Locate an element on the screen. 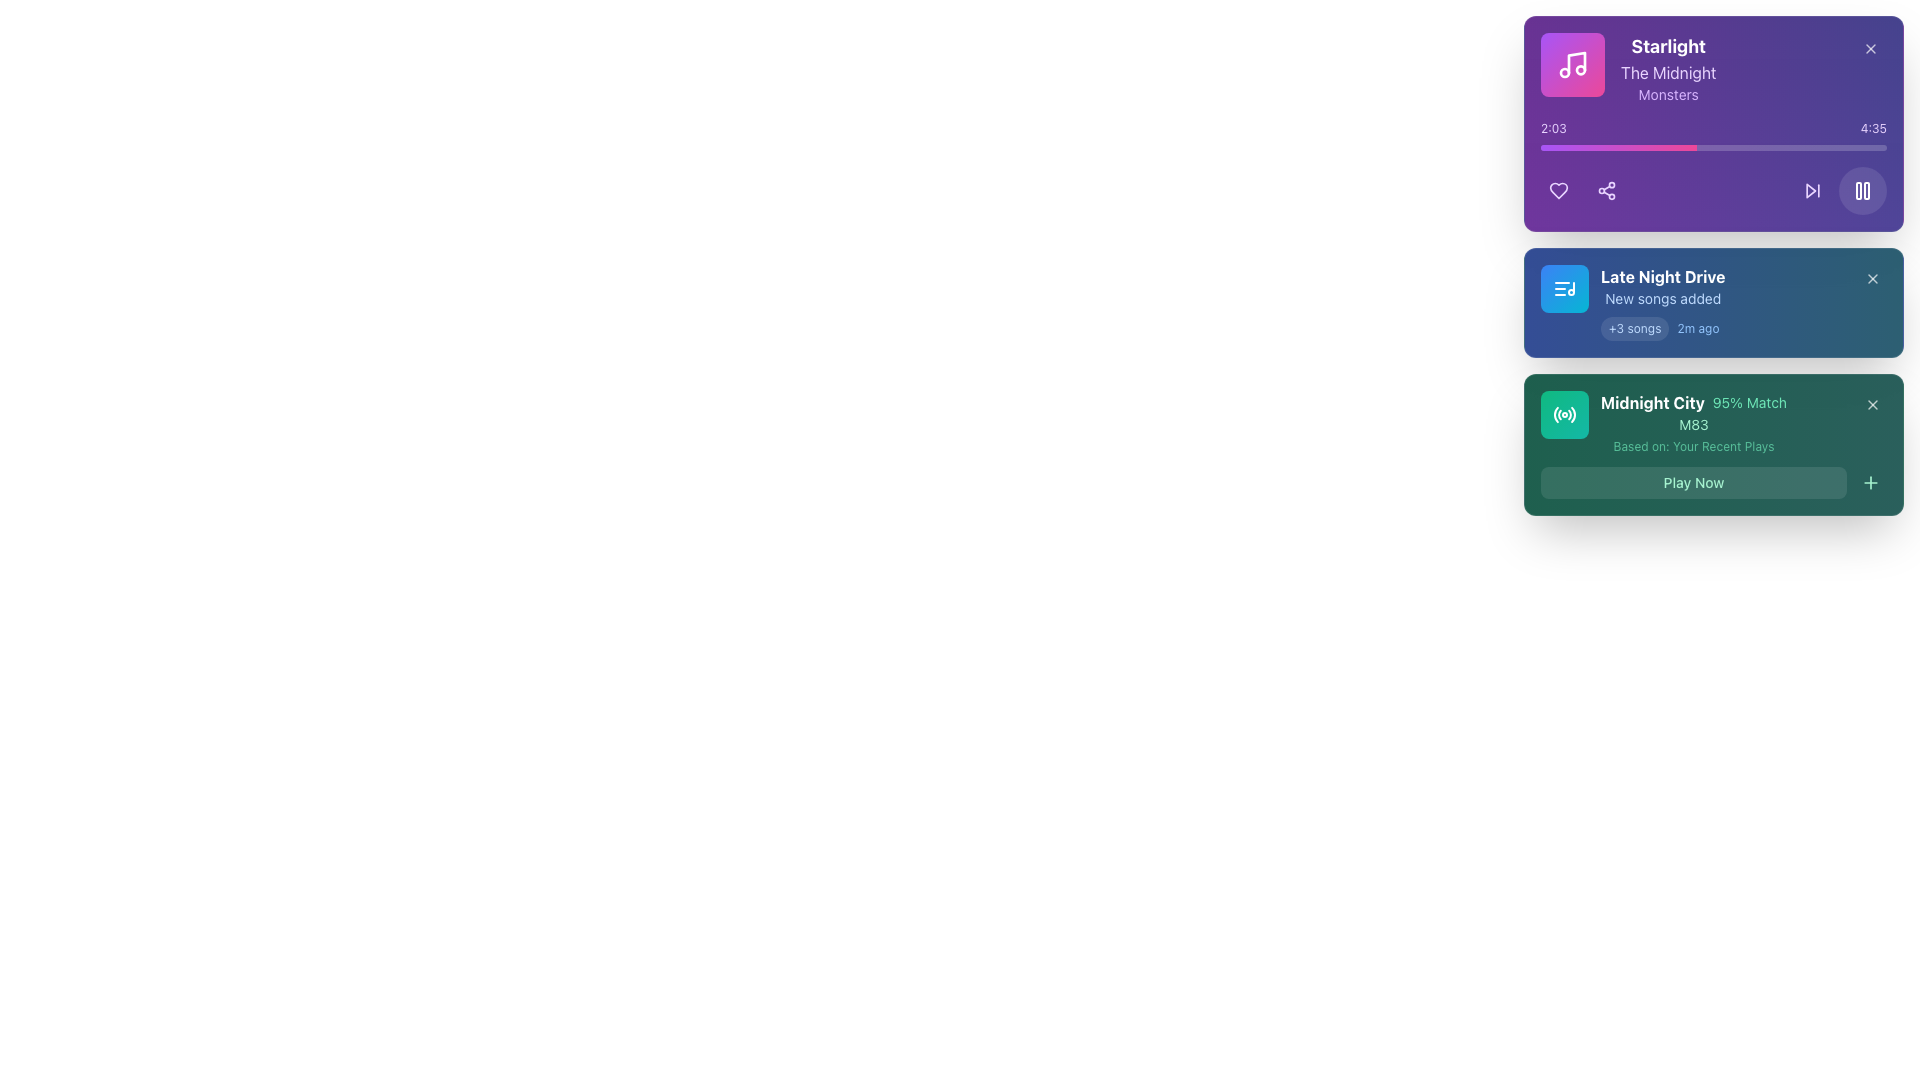 The width and height of the screenshot is (1920, 1080). the buttons or links within the Information Card displaying 'Late Night Drive' and '+3 songs 2m ago' is located at coordinates (1712, 265).